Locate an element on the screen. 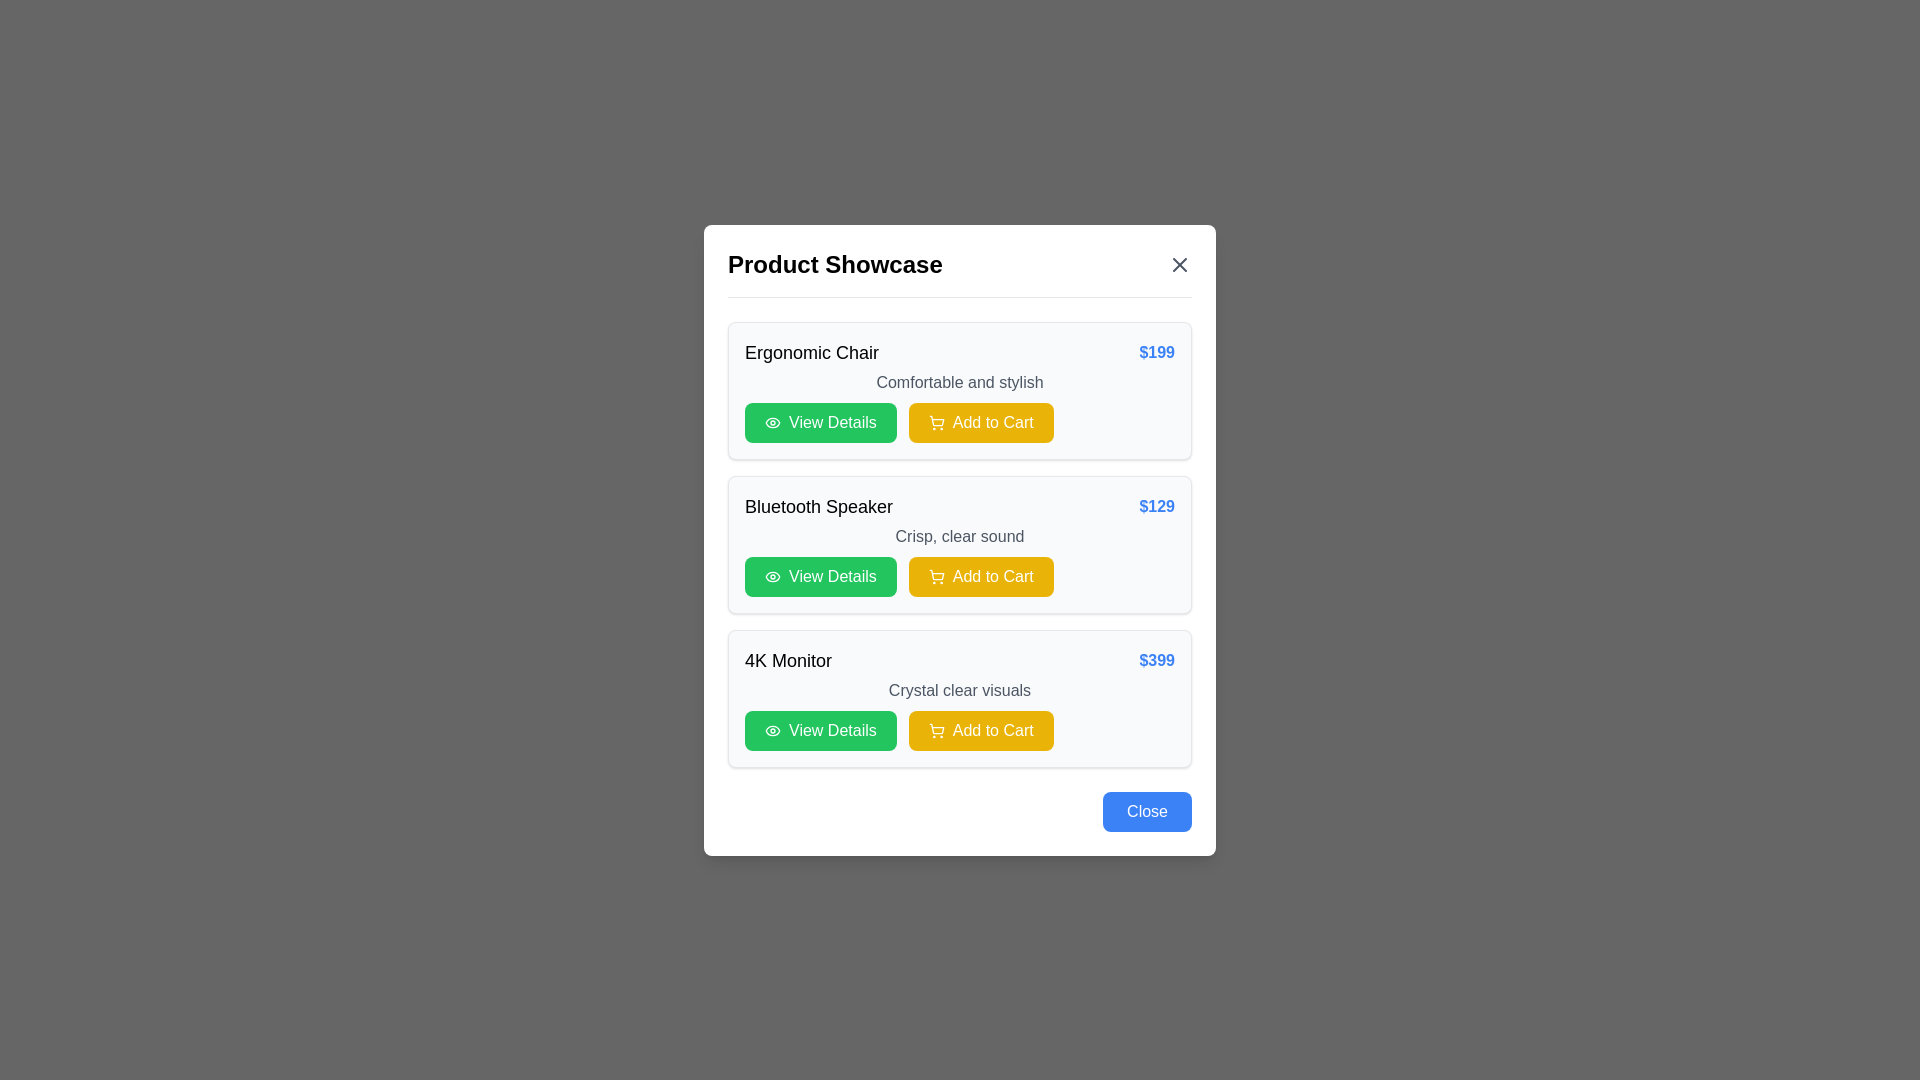 This screenshot has width=1920, height=1080. the shopping cart icon within the yellow 'Add to Cart' button for the 'Bluetooth Speaker' item is located at coordinates (935, 421).